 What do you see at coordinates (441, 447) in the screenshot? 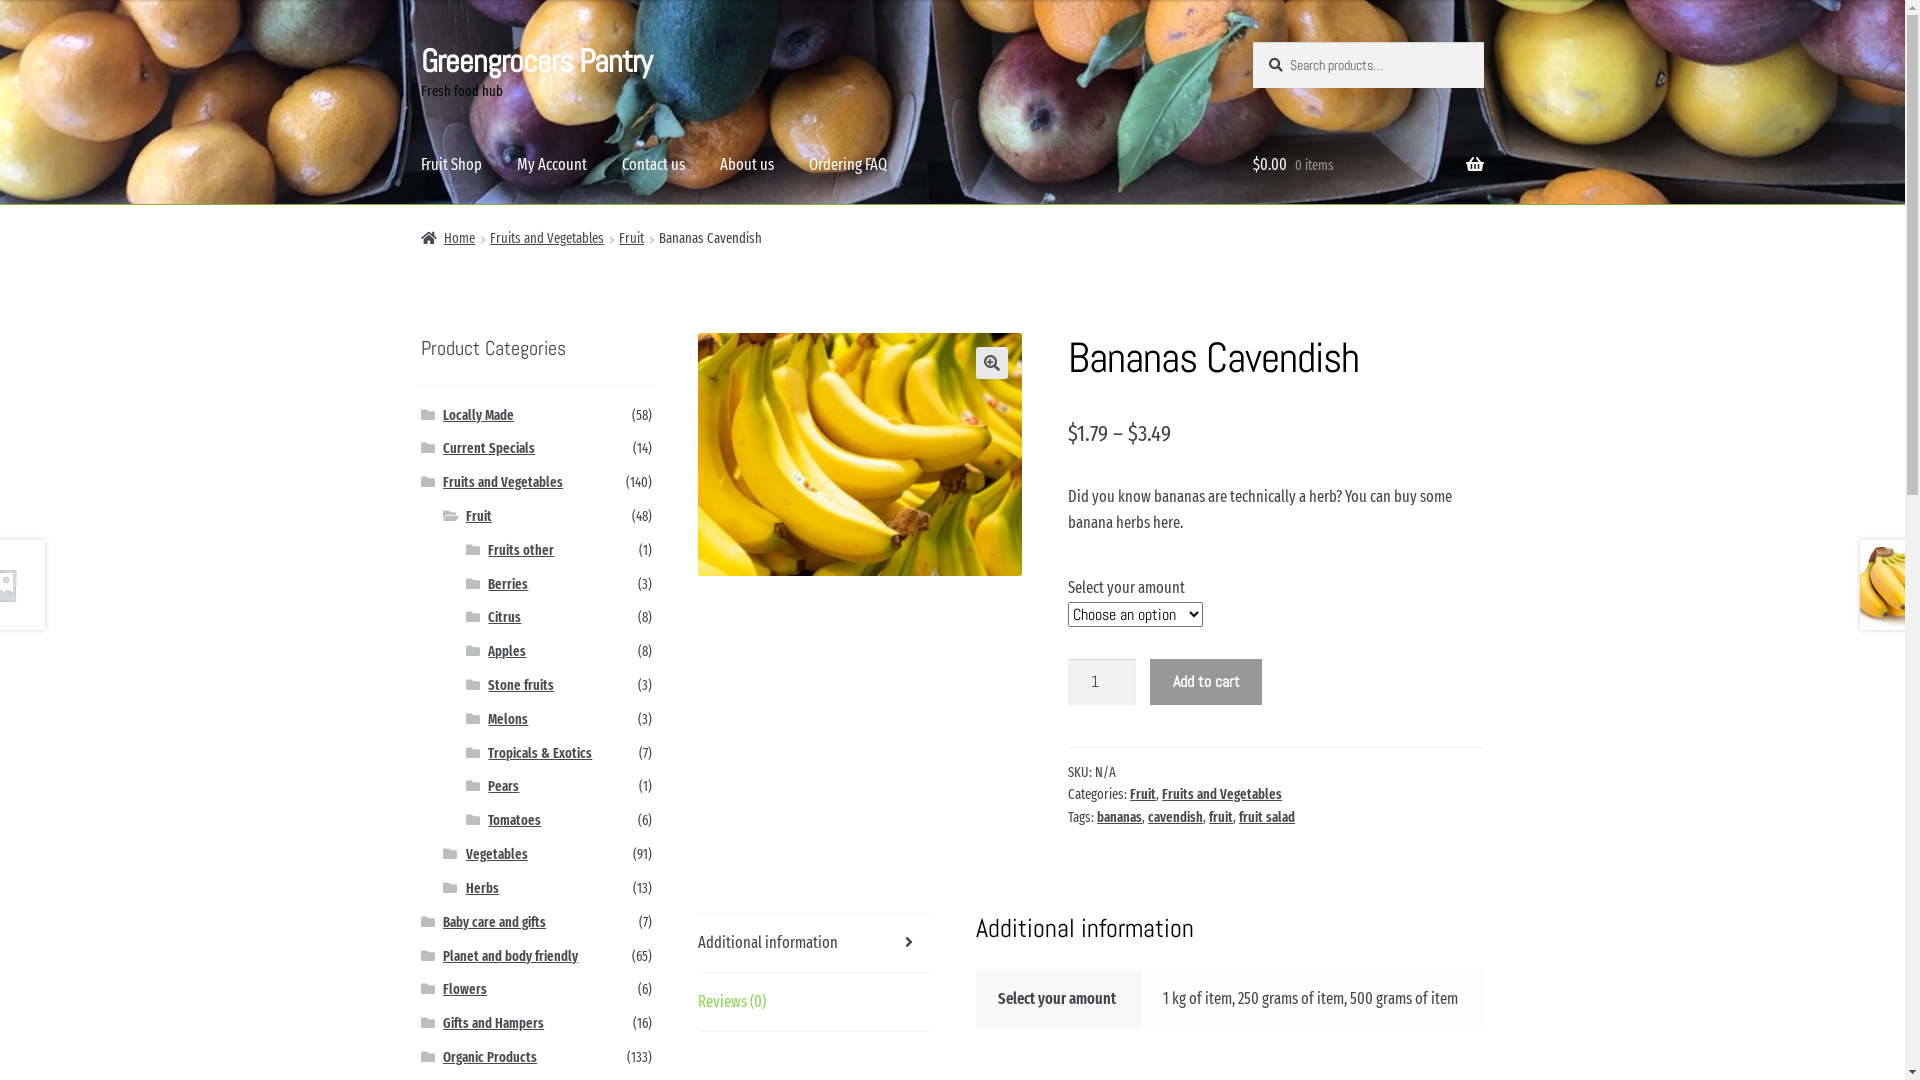
I see `'Current Specials'` at bounding box center [441, 447].